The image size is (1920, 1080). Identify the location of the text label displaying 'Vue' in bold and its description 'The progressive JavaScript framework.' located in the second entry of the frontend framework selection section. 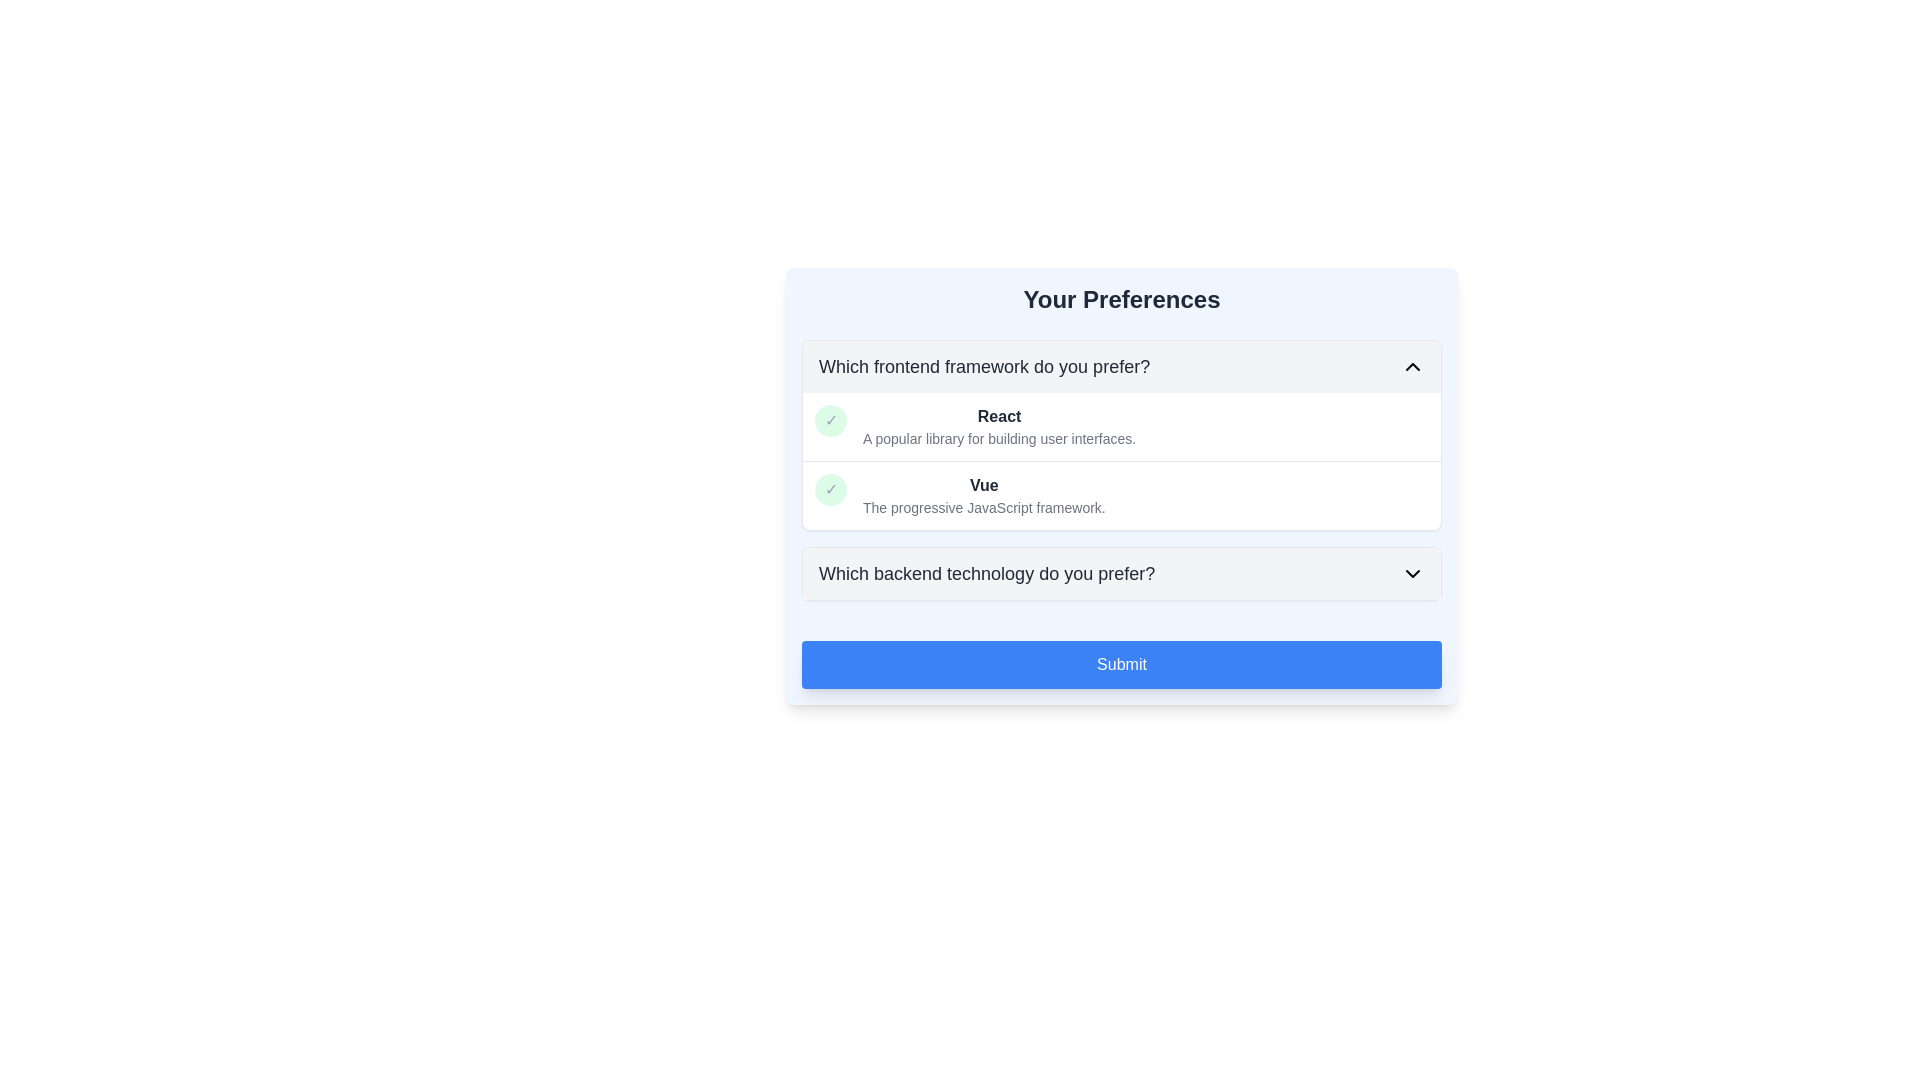
(984, 495).